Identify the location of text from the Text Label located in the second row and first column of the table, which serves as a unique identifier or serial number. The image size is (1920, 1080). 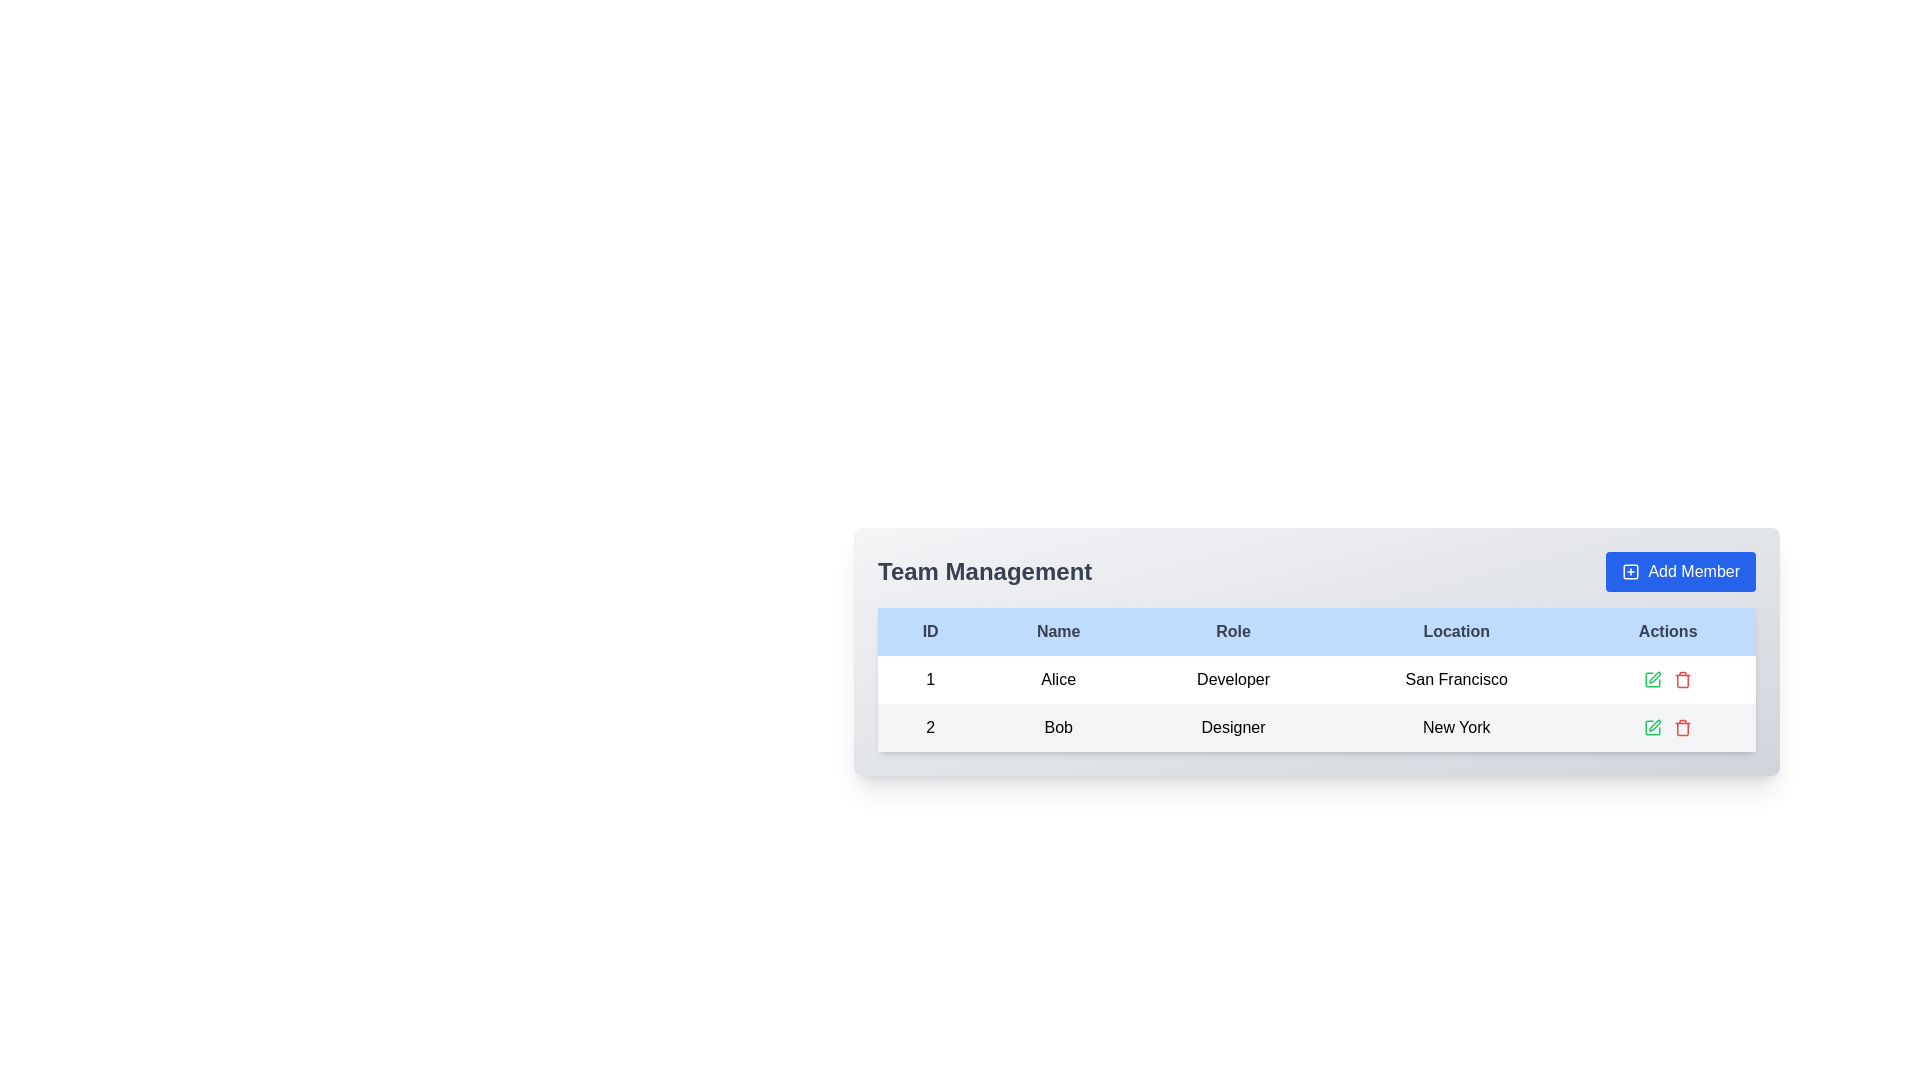
(929, 728).